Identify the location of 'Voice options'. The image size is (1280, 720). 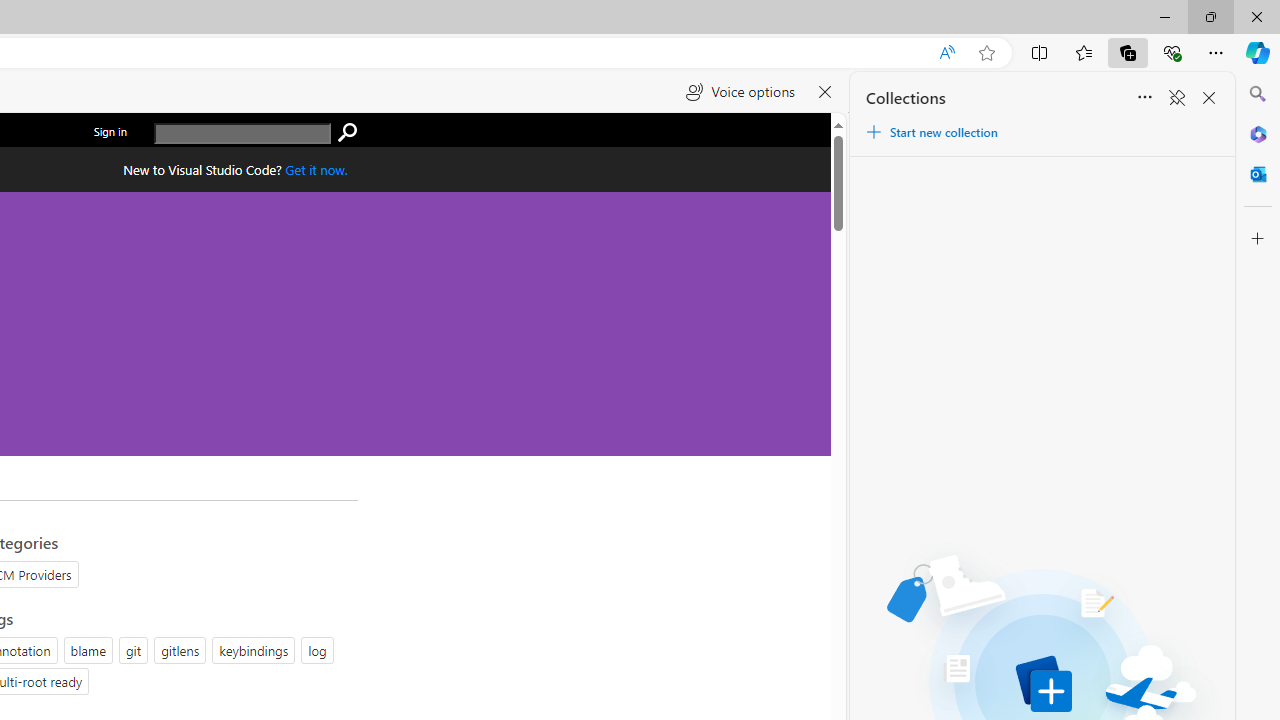
(739, 92).